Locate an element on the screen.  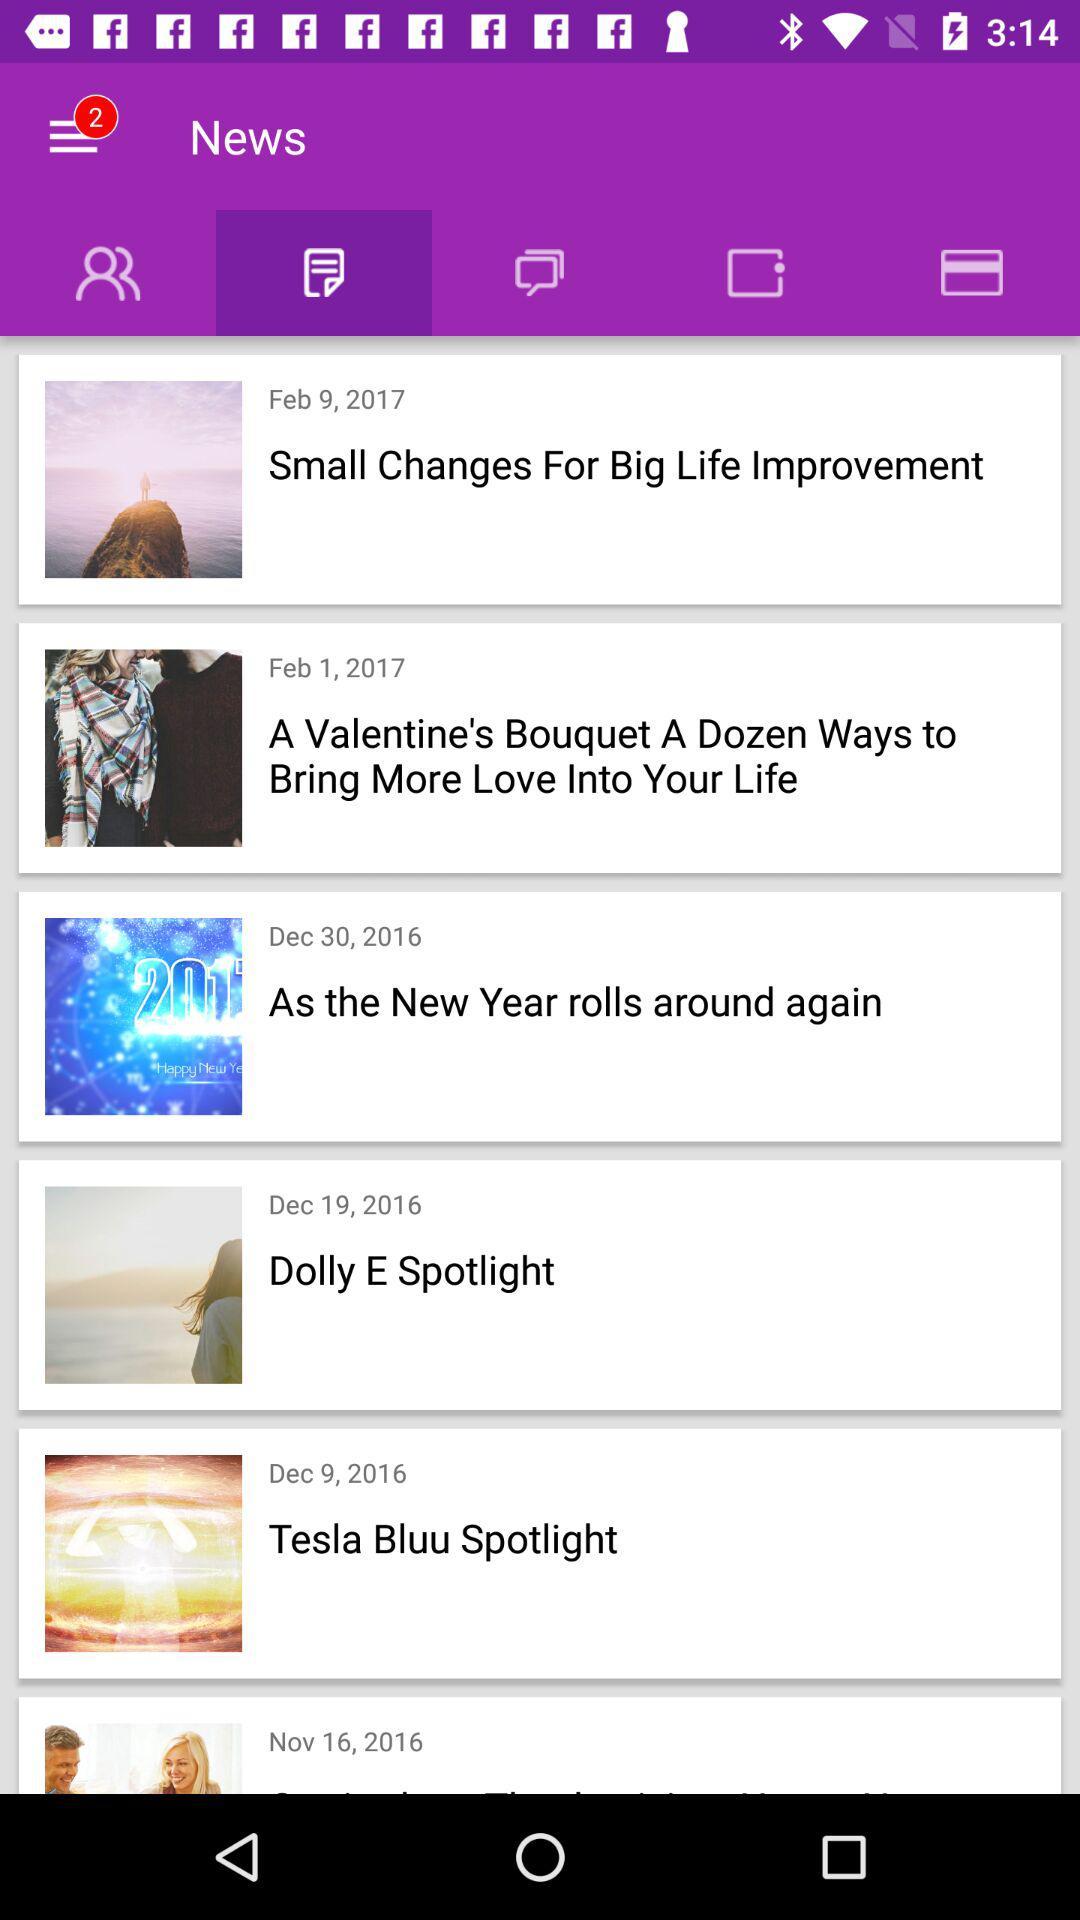
the item next to news item is located at coordinates (72, 135).